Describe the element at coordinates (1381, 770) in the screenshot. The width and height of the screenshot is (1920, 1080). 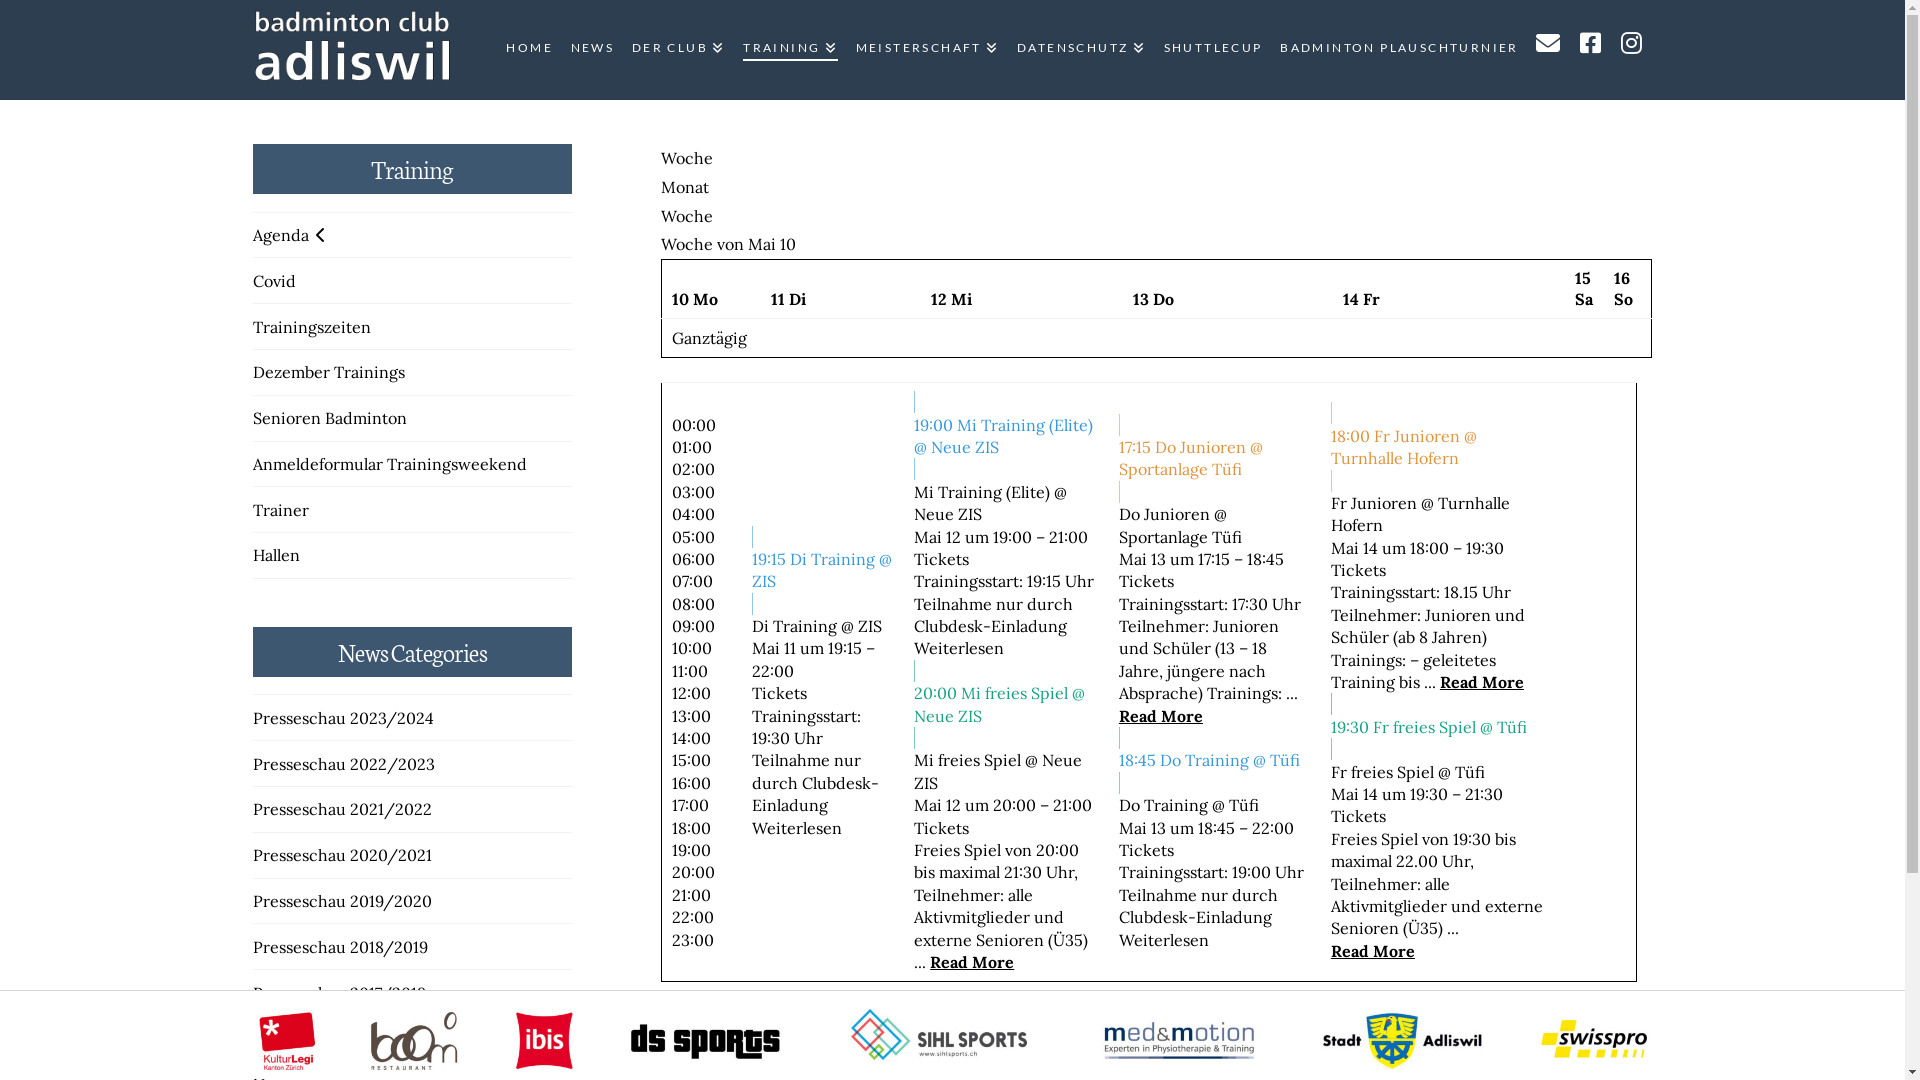
I see `'Fr freies Spiel'` at that location.